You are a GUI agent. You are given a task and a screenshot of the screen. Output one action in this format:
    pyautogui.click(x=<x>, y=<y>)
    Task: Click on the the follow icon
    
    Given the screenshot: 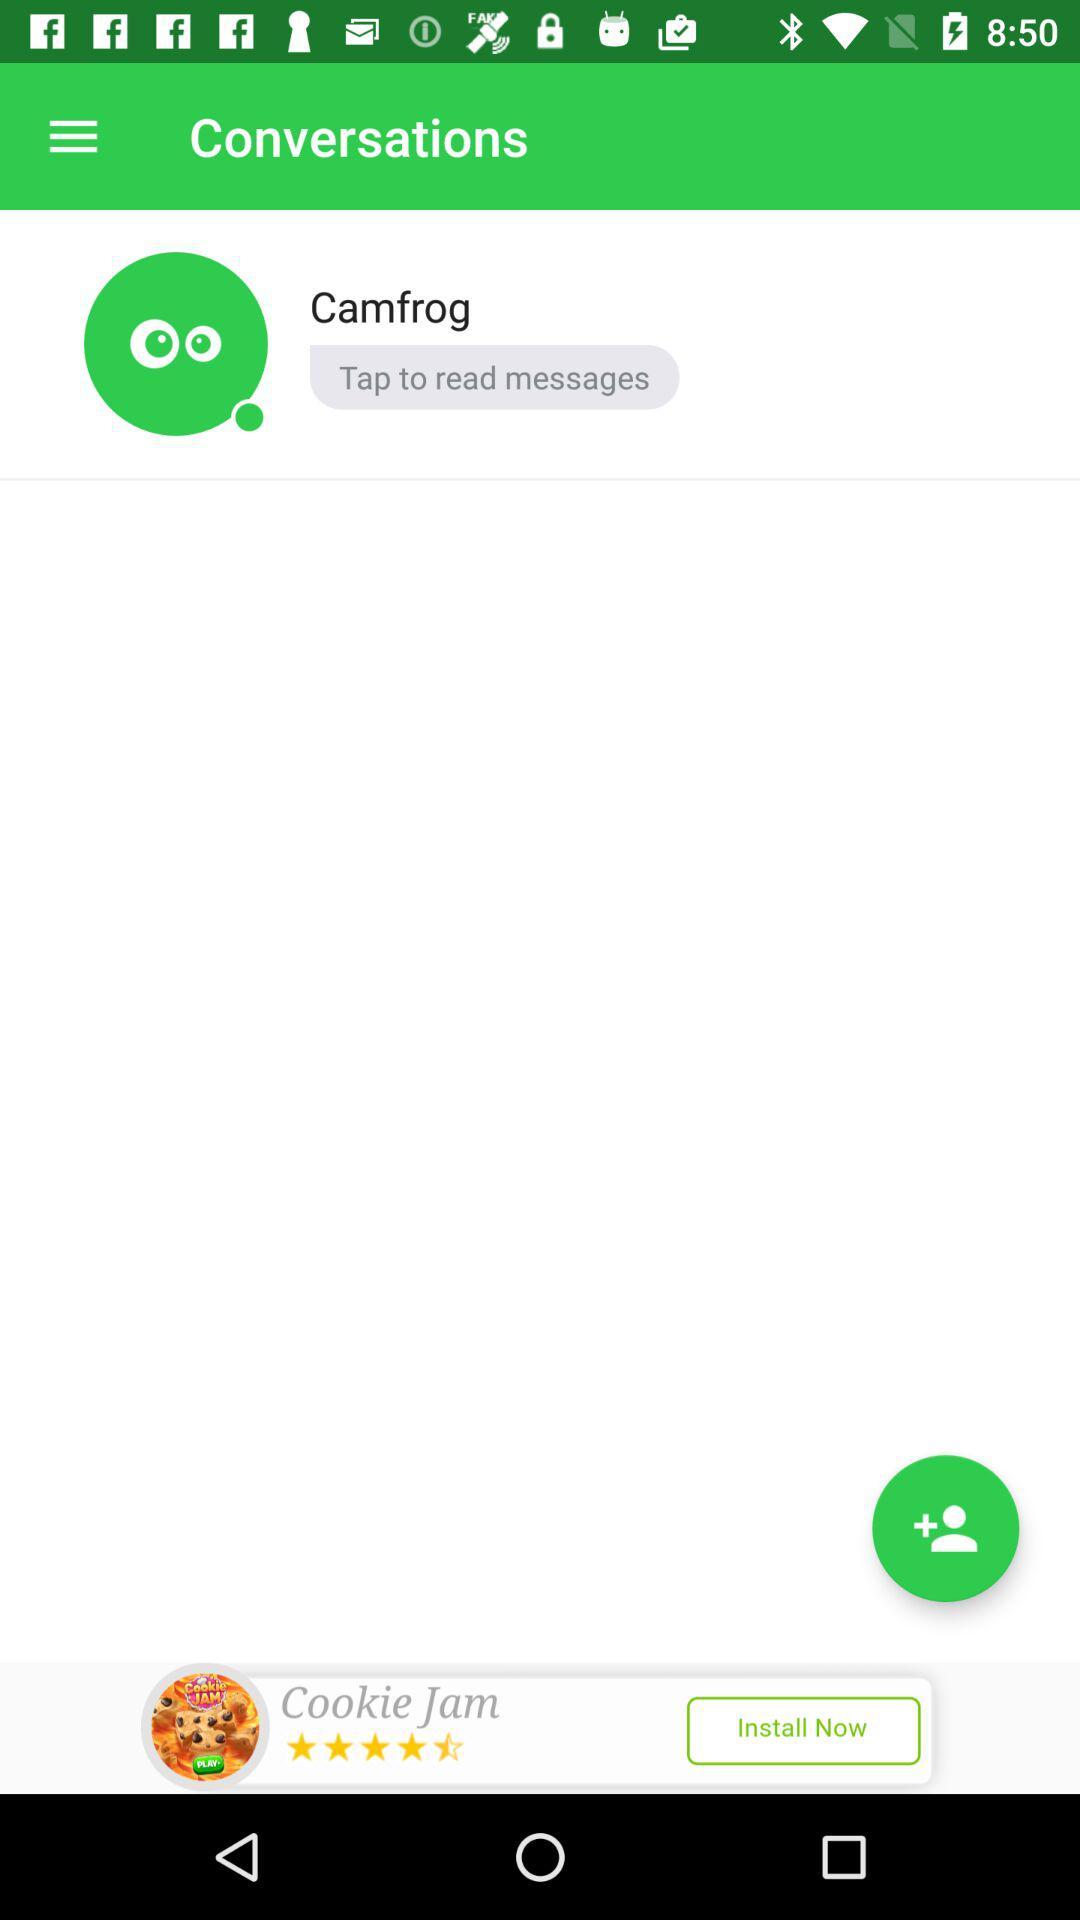 What is the action you would take?
    pyautogui.click(x=945, y=1527)
    